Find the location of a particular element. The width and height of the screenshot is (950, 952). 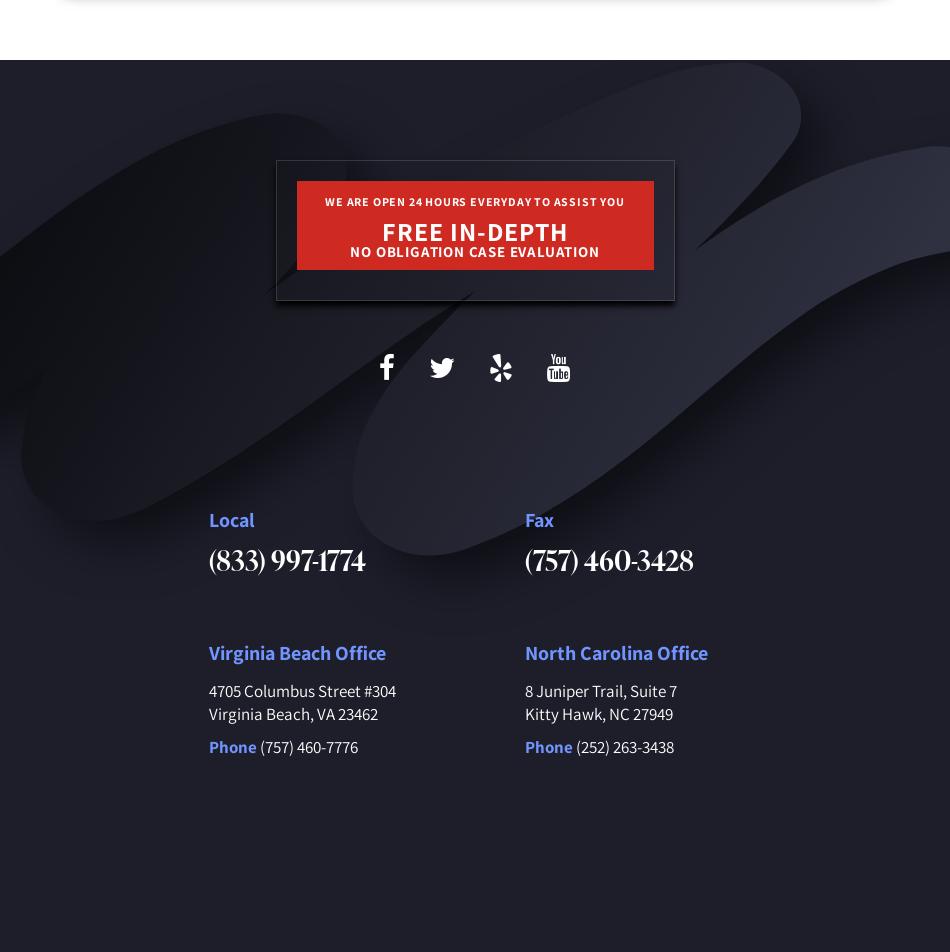

'Virginia Beach Office' is located at coordinates (207, 652).